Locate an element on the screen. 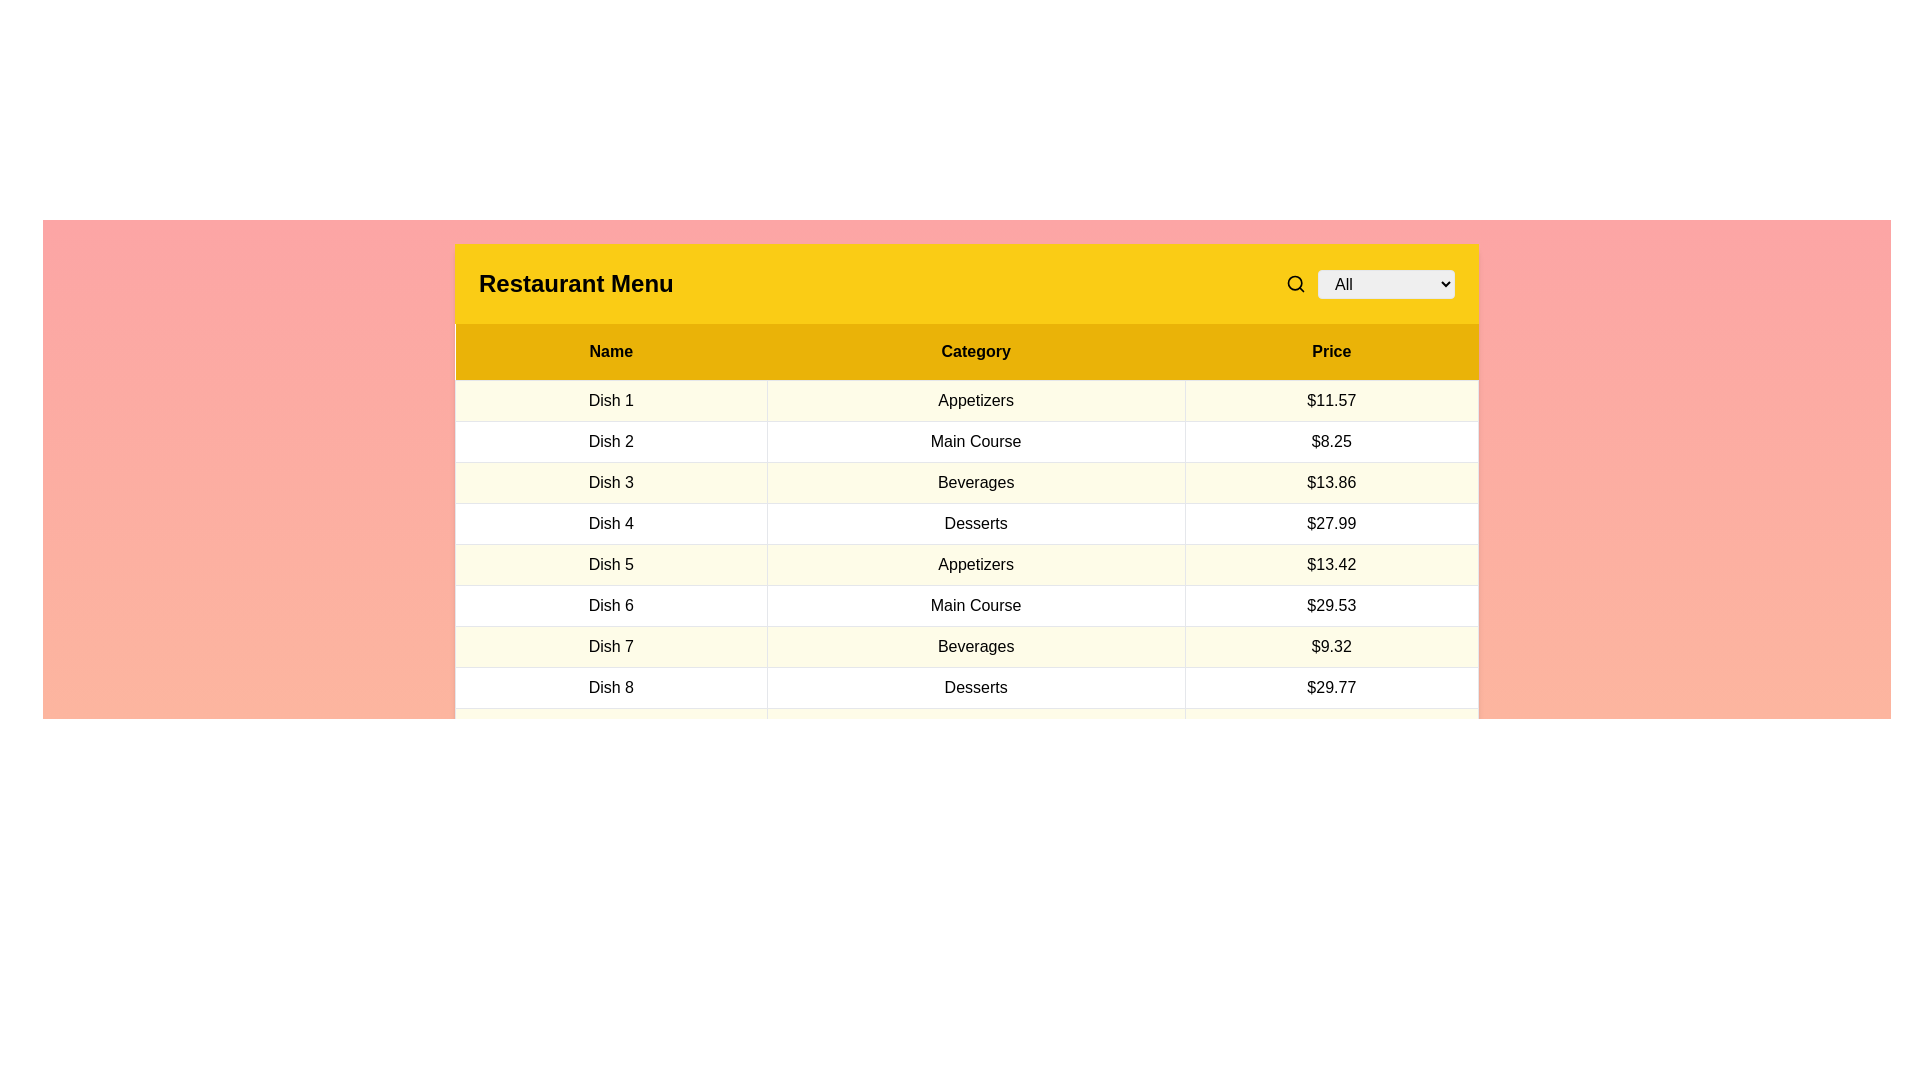 The image size is (1920, 1080). the category Main Course in the dropdown menu is located at coordinates (1385, 284).